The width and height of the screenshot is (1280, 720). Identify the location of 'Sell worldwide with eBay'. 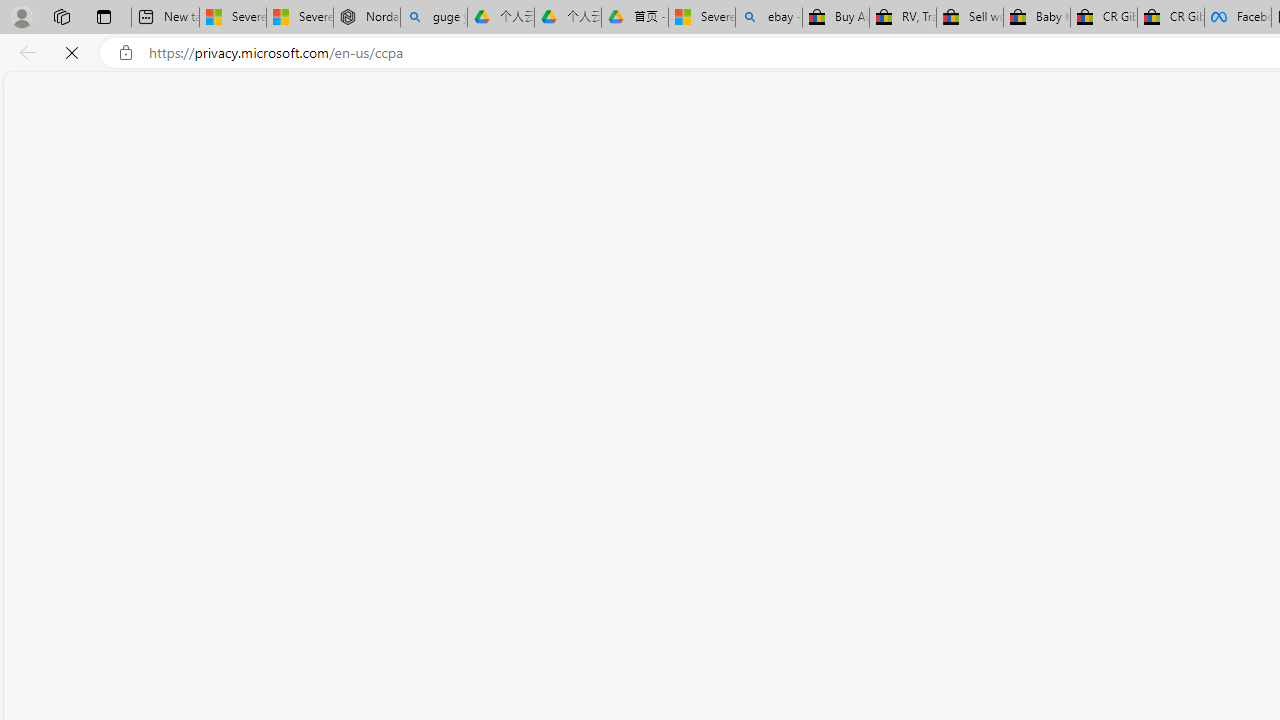
(970, 17).